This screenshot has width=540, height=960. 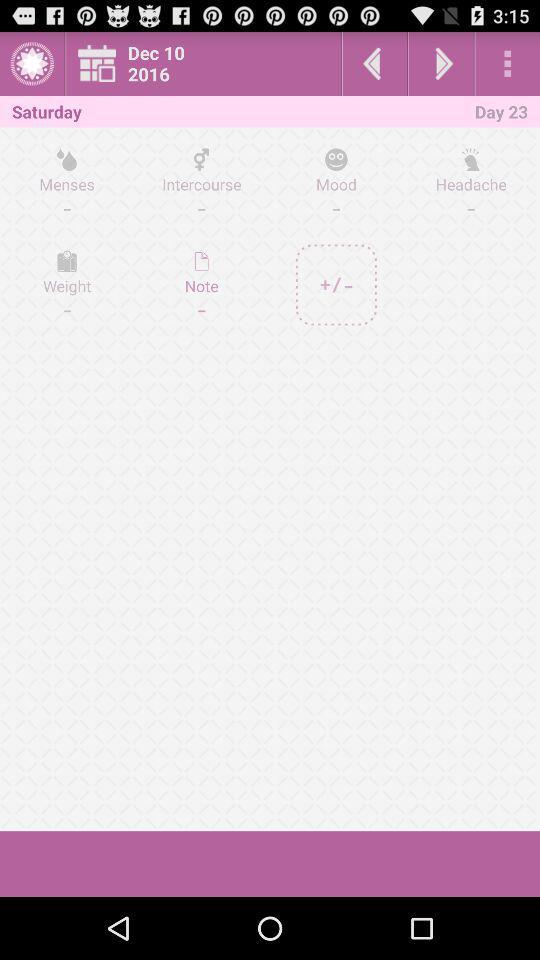 What do you see at coordinates (441, 63) in the screenshot?
I see `next day` at bounding box center [441, 63].